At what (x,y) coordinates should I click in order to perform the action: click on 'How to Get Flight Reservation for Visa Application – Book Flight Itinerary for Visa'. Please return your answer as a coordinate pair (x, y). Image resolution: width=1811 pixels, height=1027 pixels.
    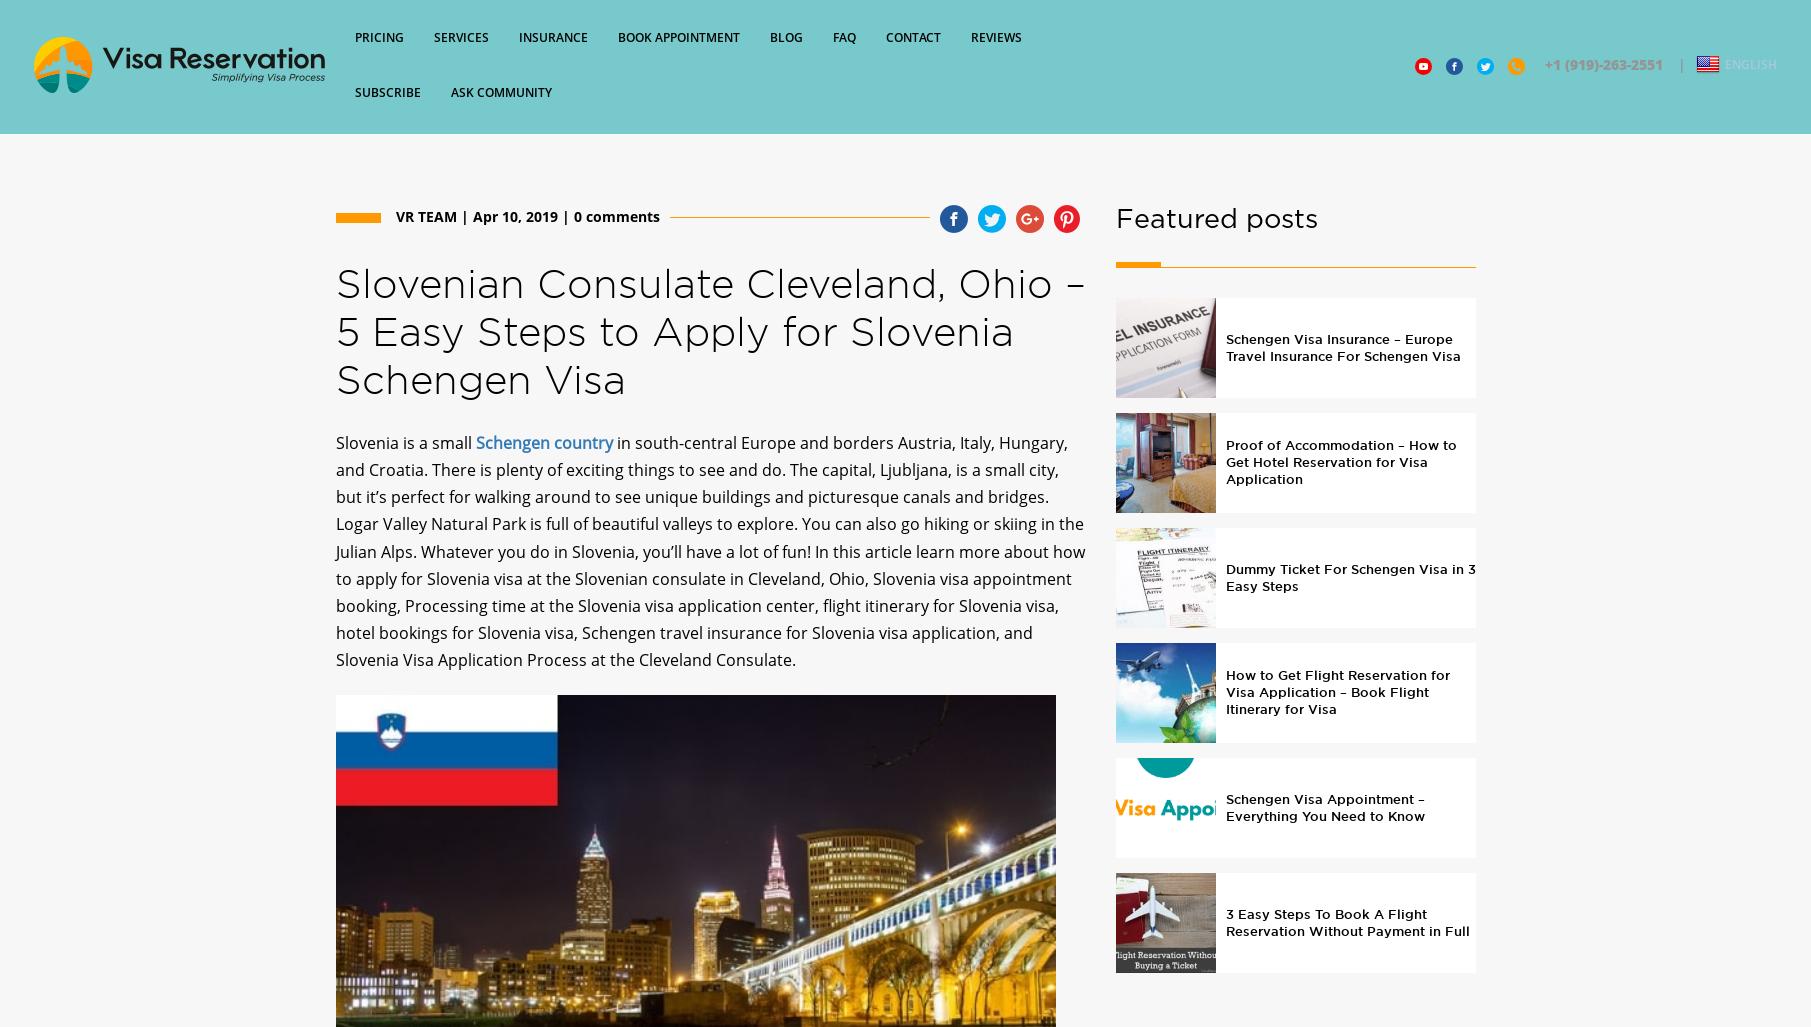
    Looking at the image, I should click on (1336, 709).